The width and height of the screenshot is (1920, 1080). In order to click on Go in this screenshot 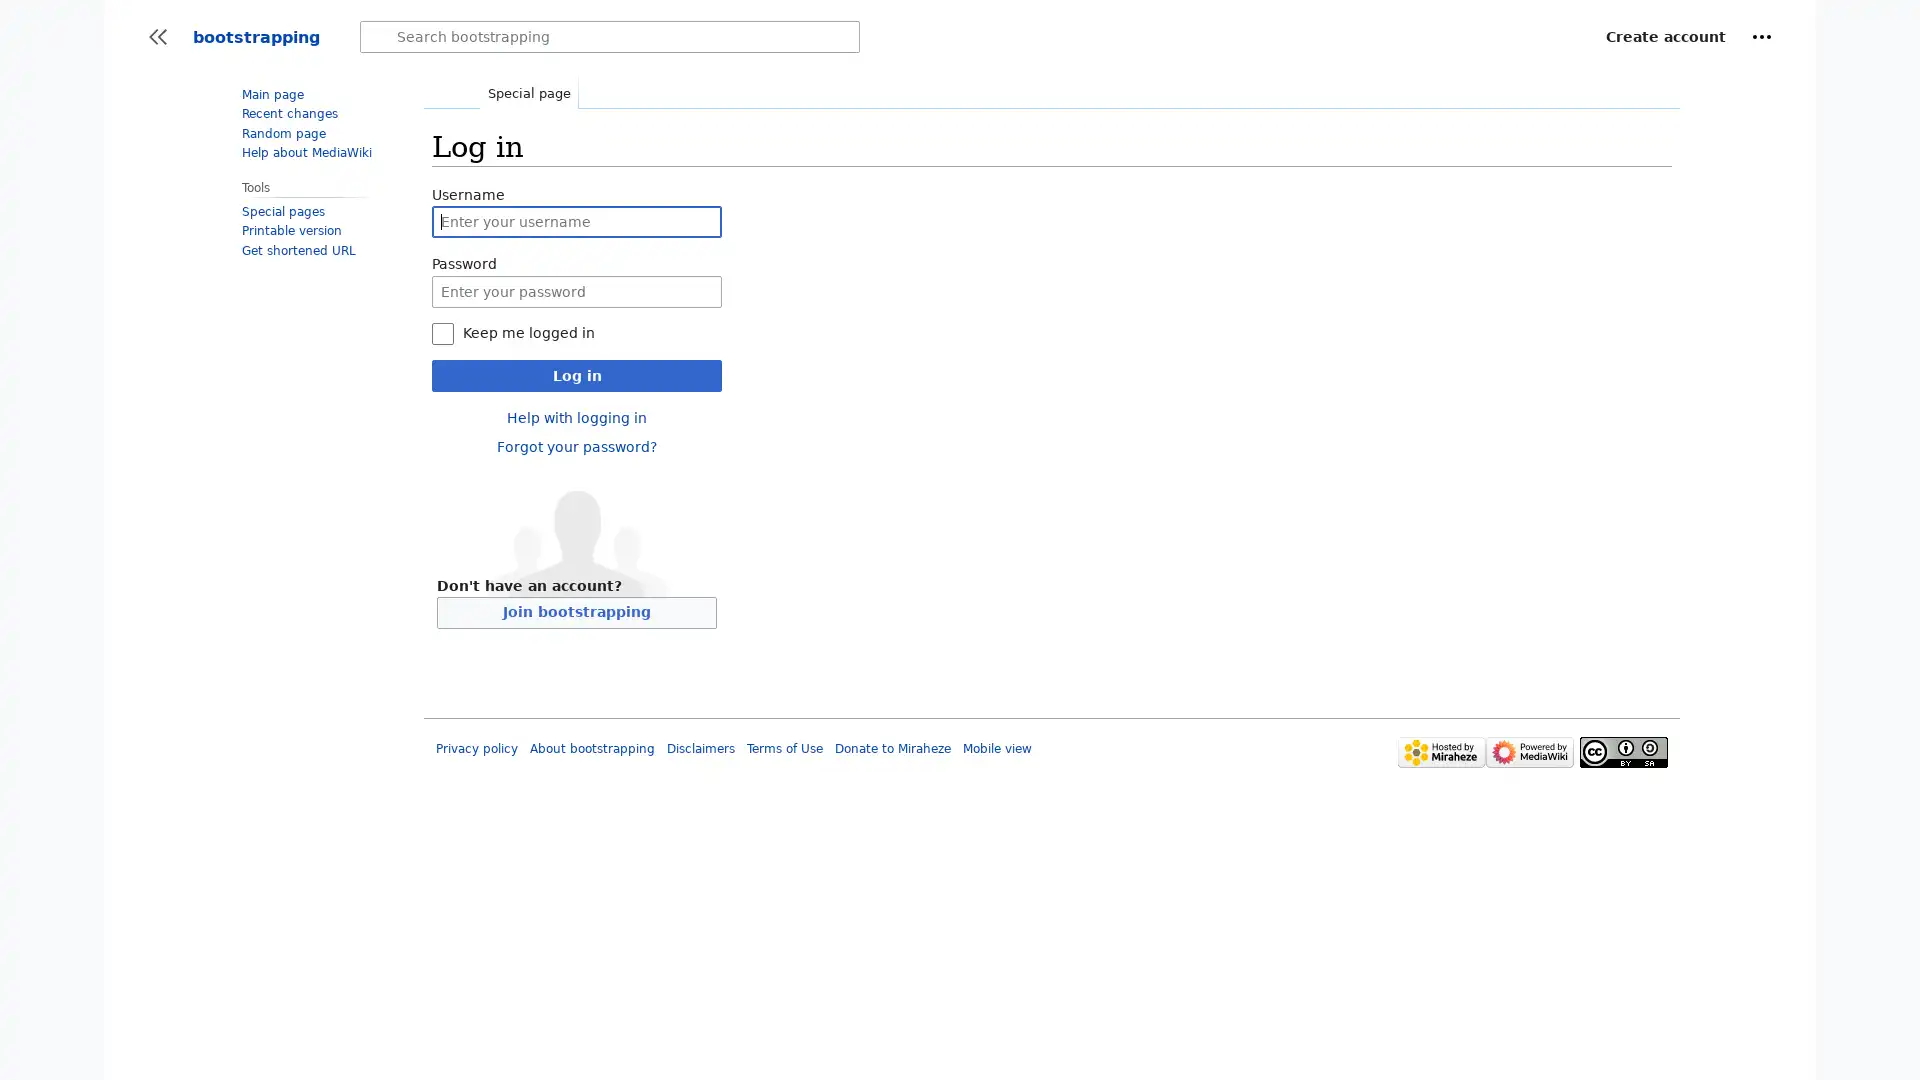, I will do `click(379, 37)`.